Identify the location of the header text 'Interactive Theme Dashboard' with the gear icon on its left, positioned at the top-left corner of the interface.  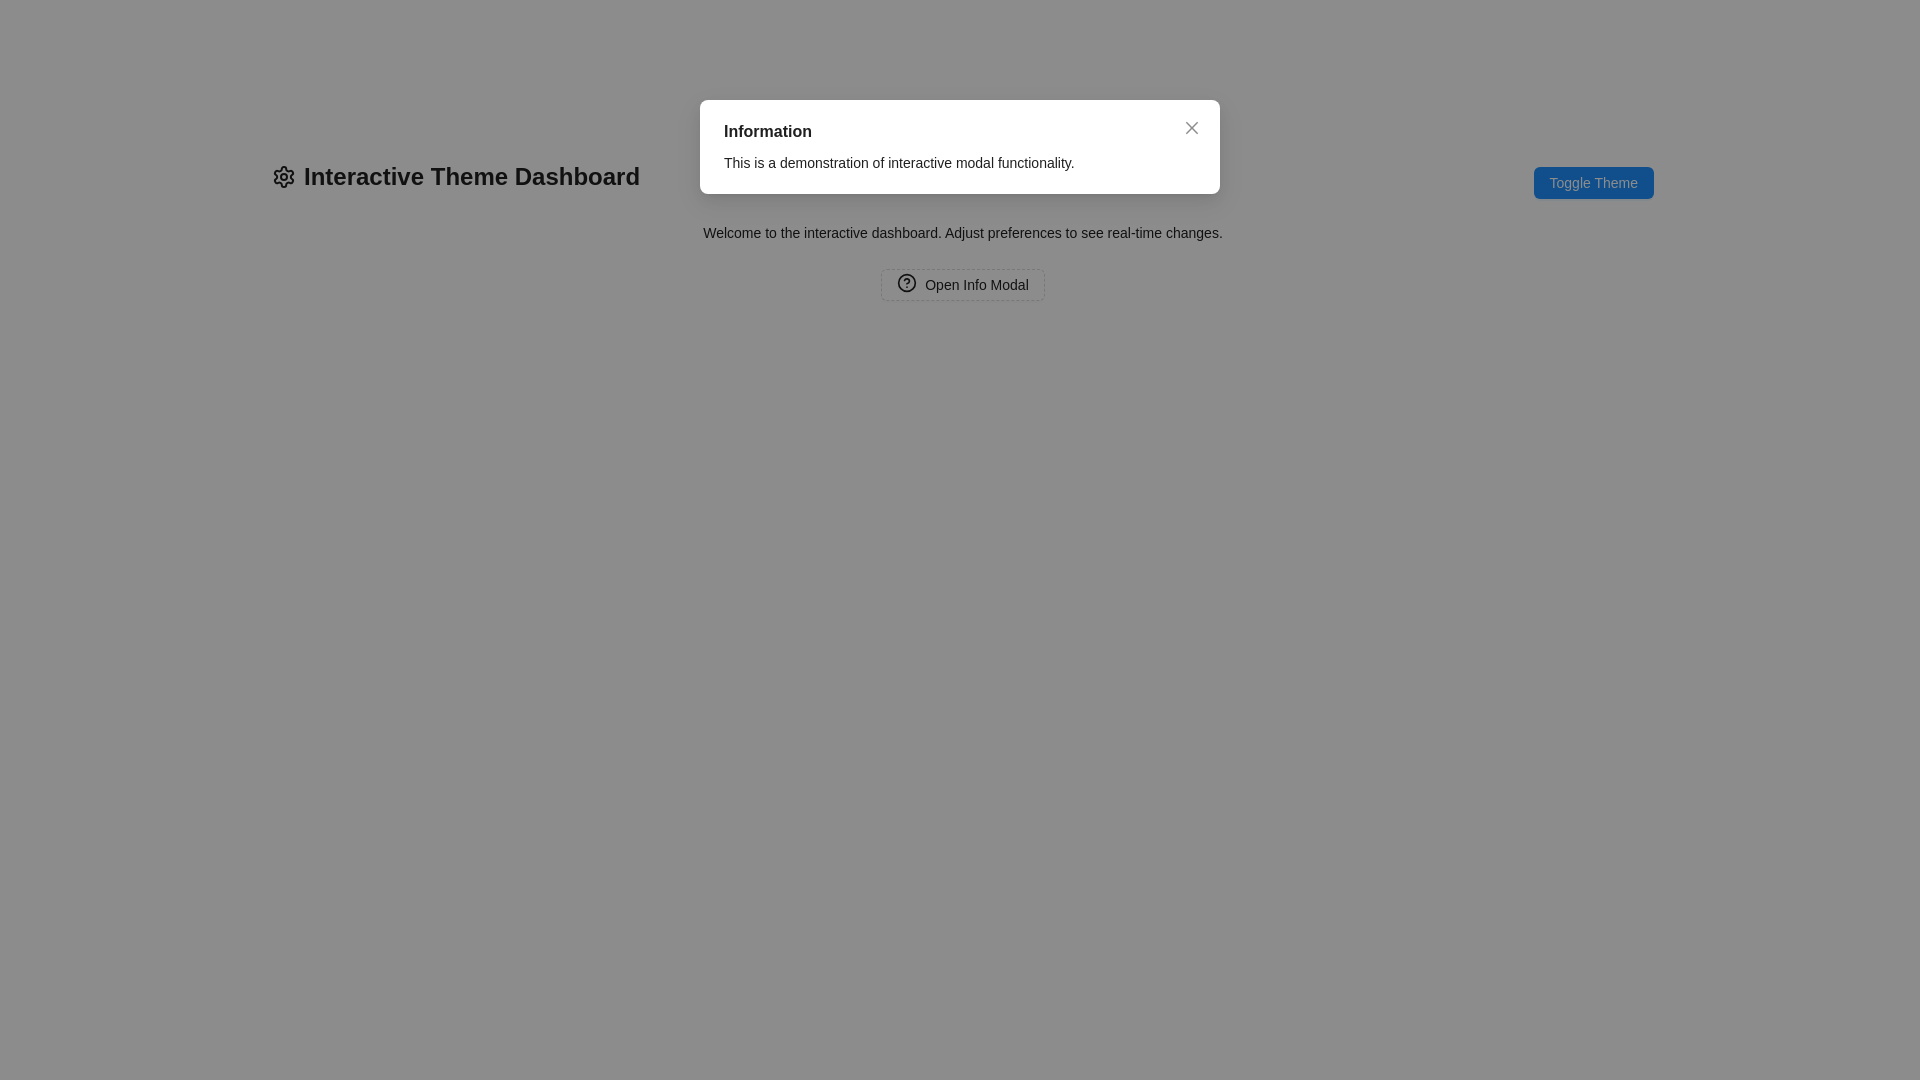
(455, 176).